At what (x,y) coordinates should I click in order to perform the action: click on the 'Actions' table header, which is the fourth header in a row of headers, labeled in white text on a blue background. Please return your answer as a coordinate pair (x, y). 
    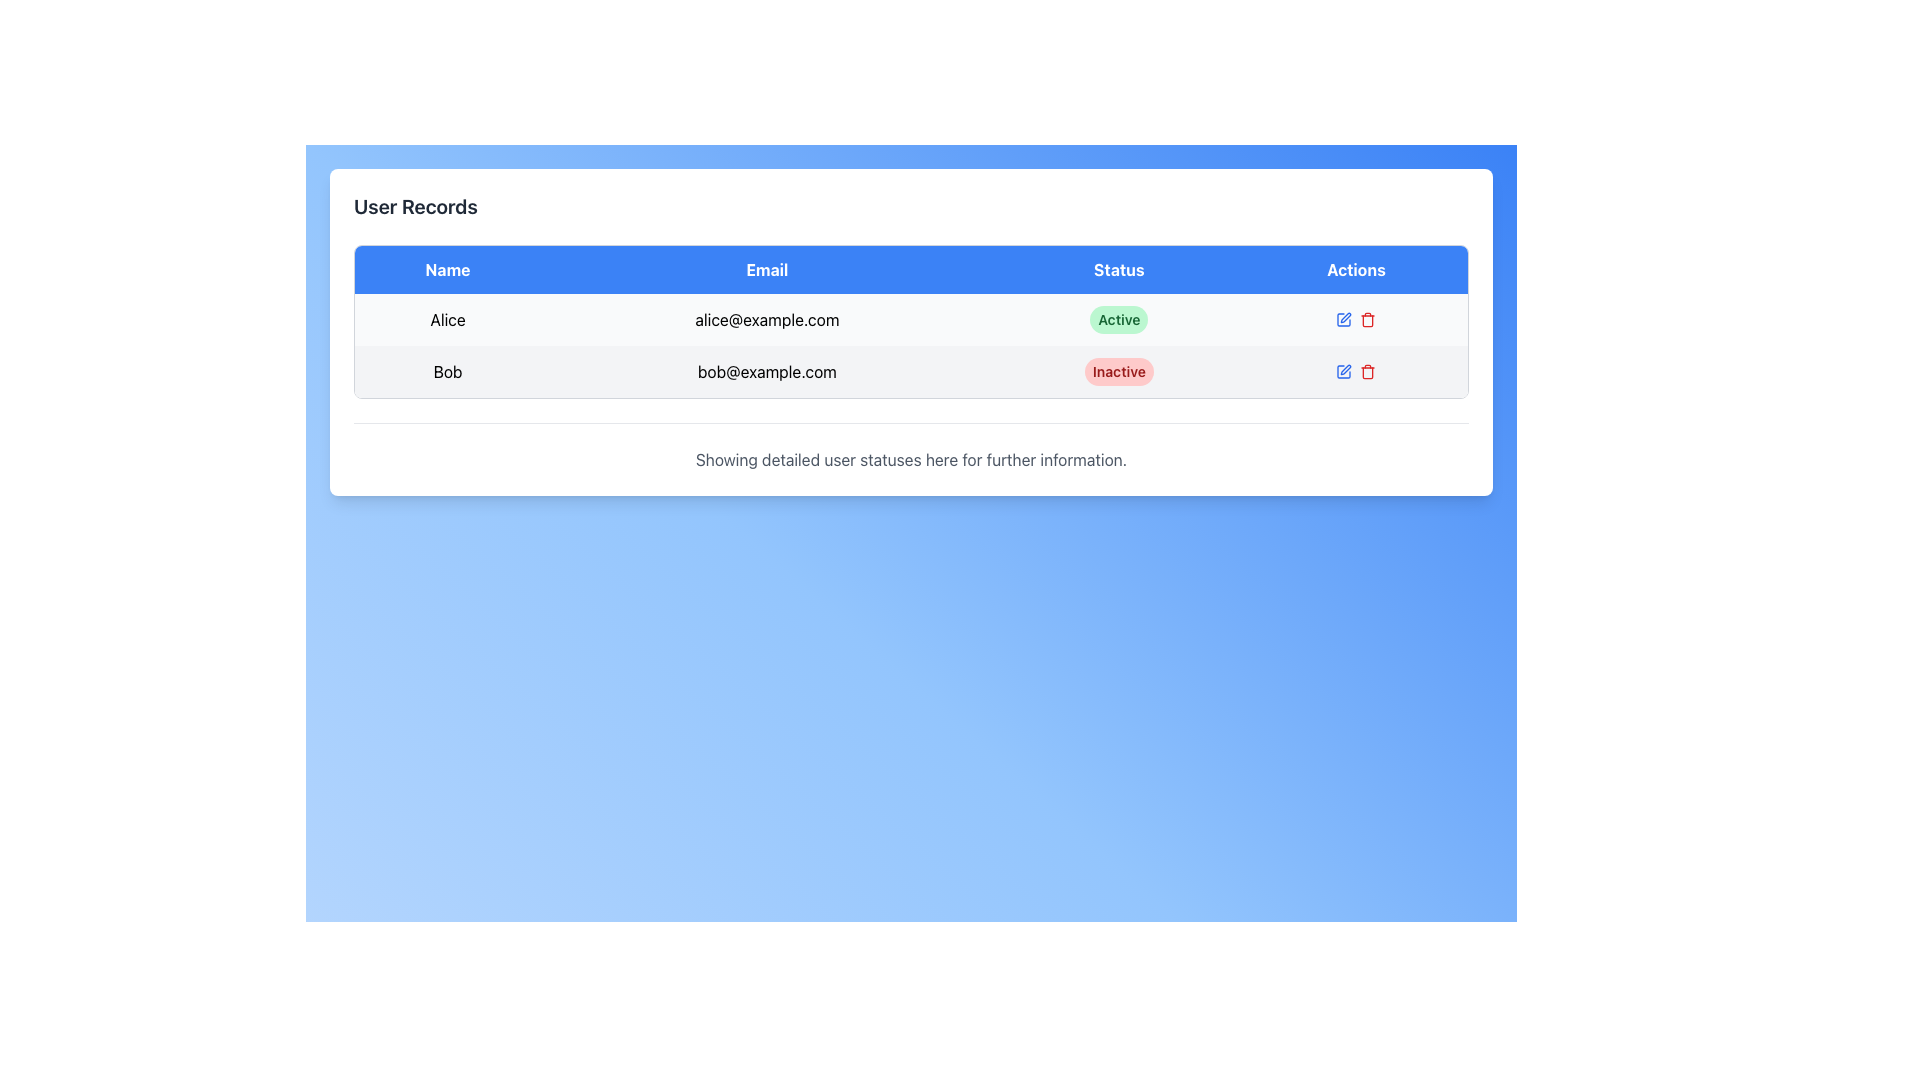
    Looking at the image, I should click on (1356, 270).